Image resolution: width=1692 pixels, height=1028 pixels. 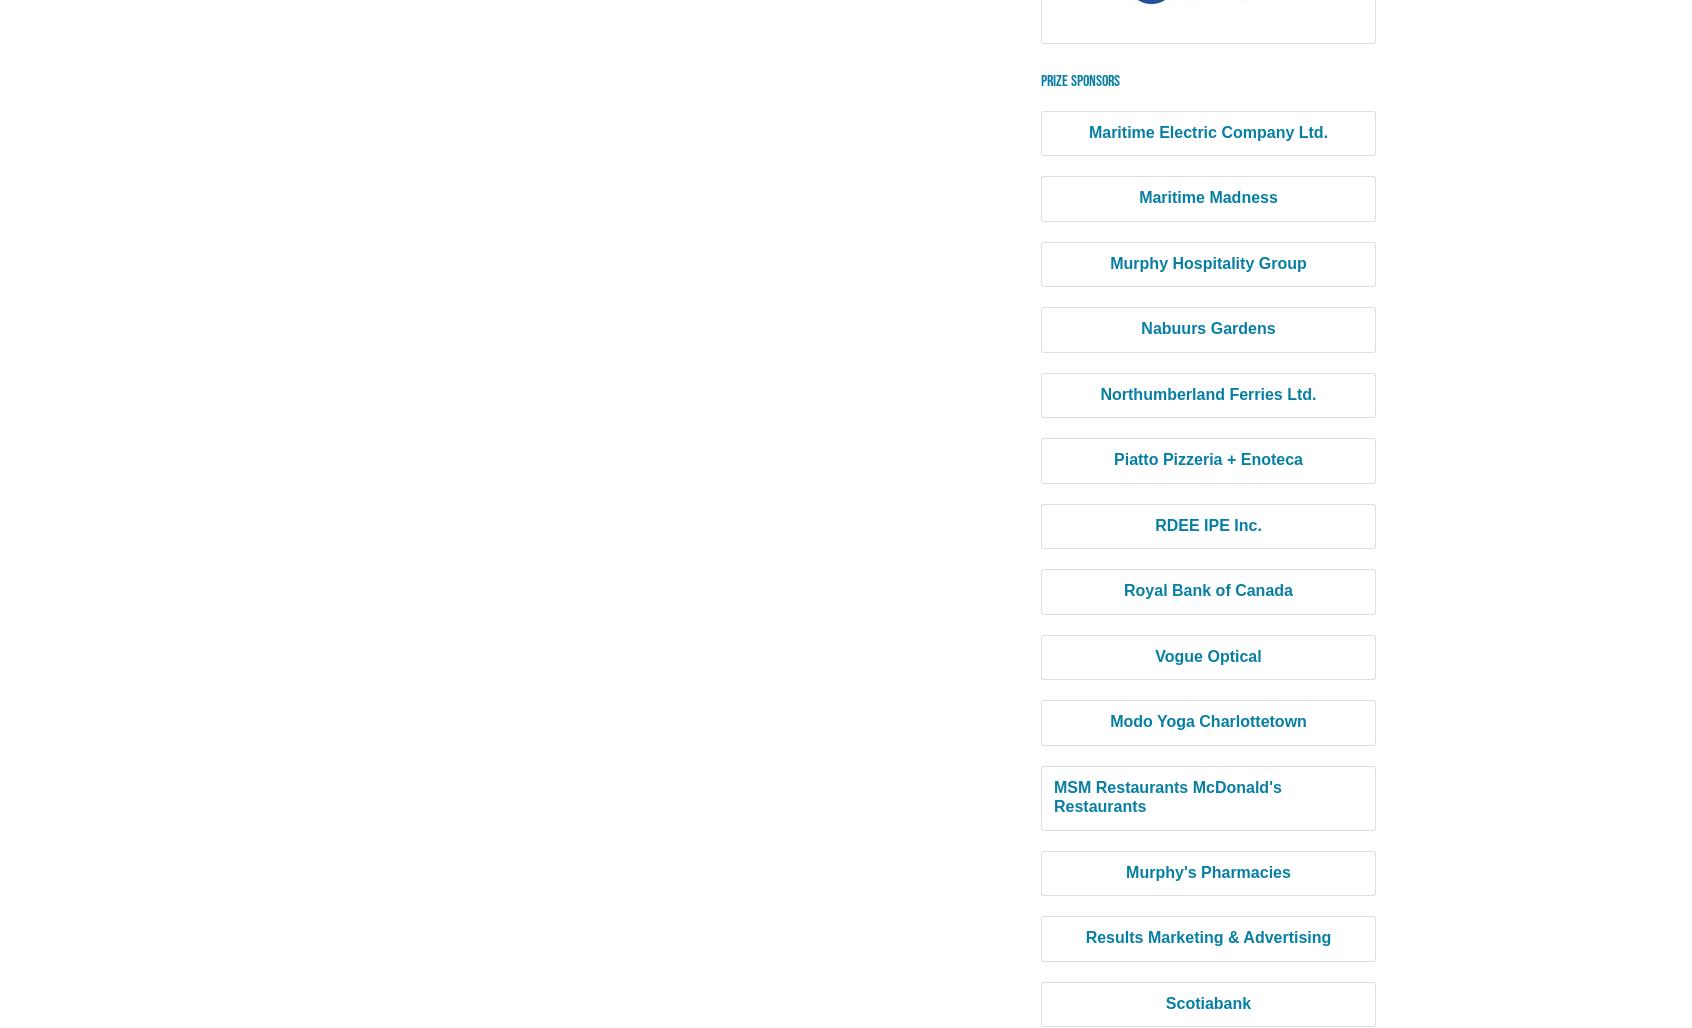 What do you see at coordinates (1207, 262) in the screenshot?
I see `'Murphy Hospitality Group'` at bounding box center [1207, 262].